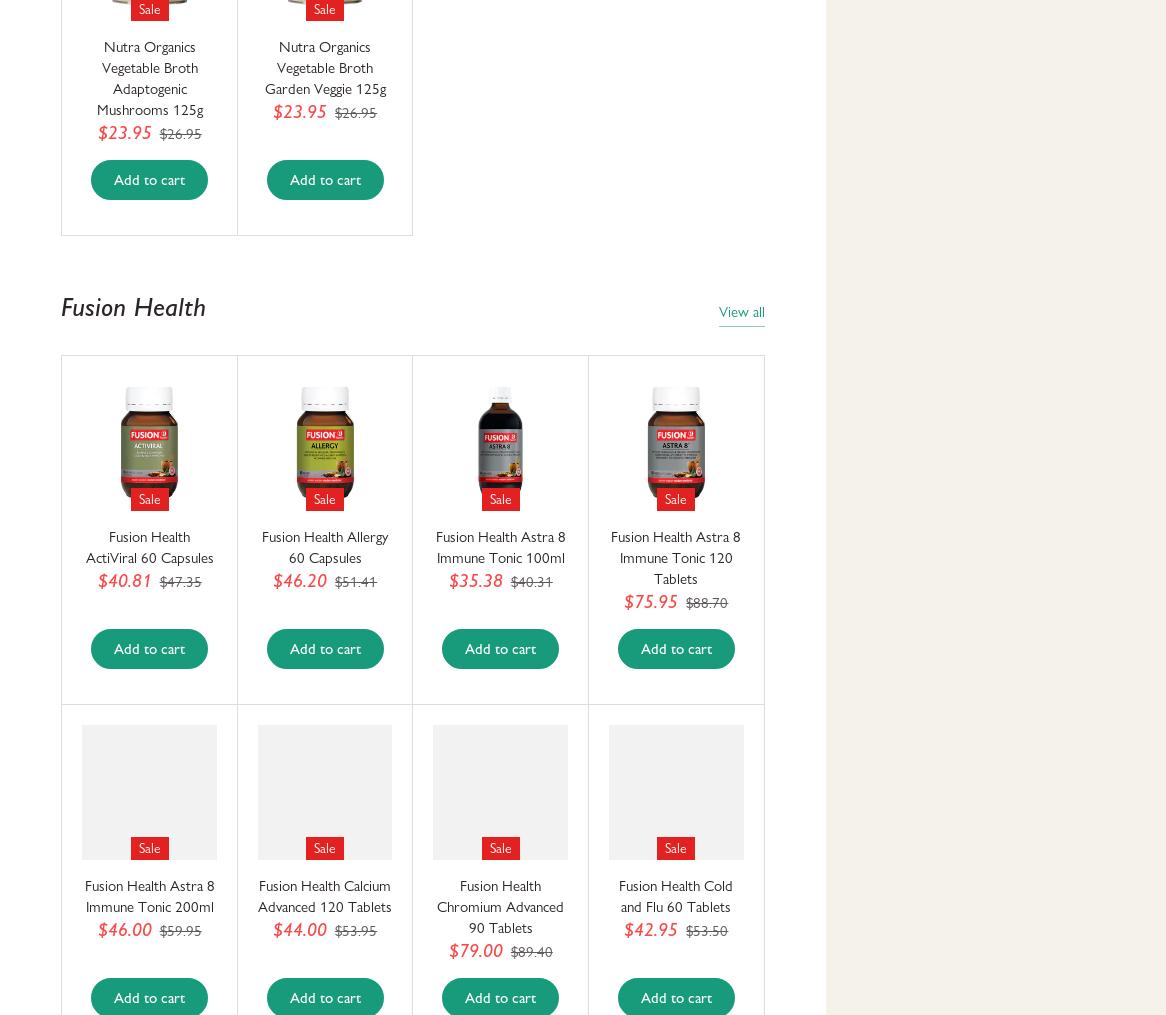 This screenshot has width=1166, height=1015. Describe the element at coordinates (149, 547) in the screenshot. I see `'Fusion Health ActiViral 60 Capsules'` at that location.